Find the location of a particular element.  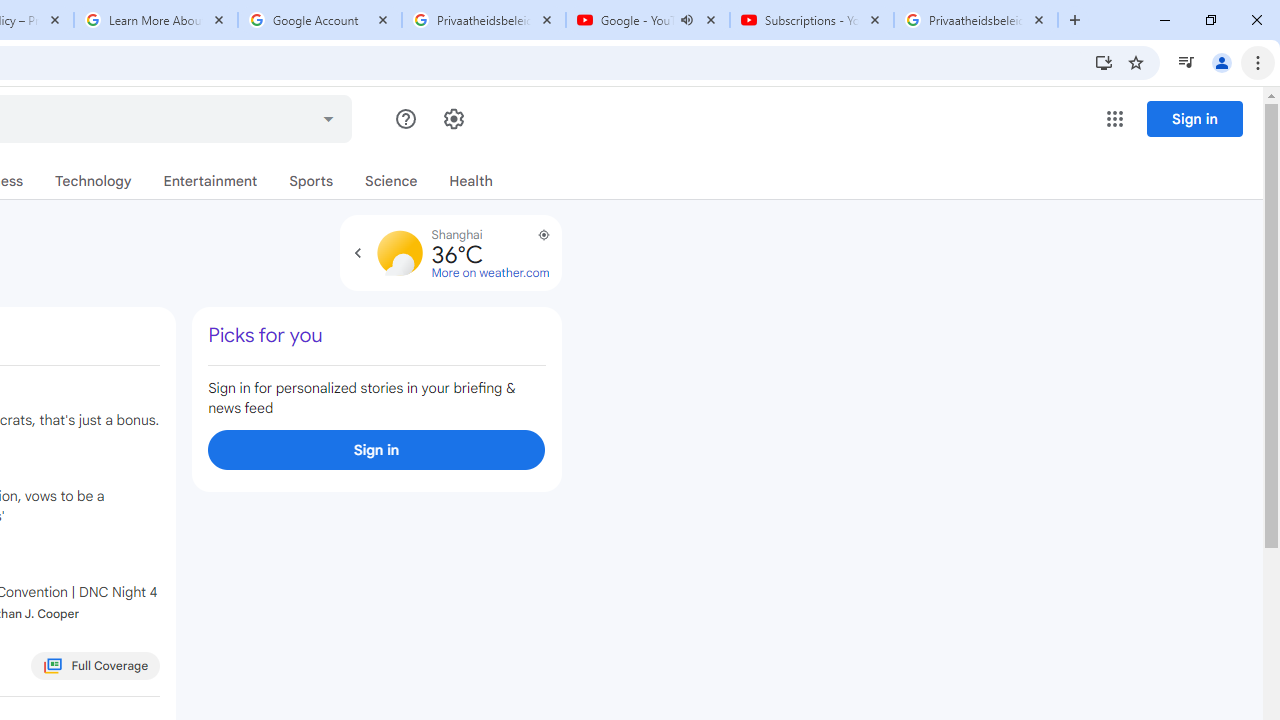

'Expand to view forecast' is located at coordinates (357, 252).